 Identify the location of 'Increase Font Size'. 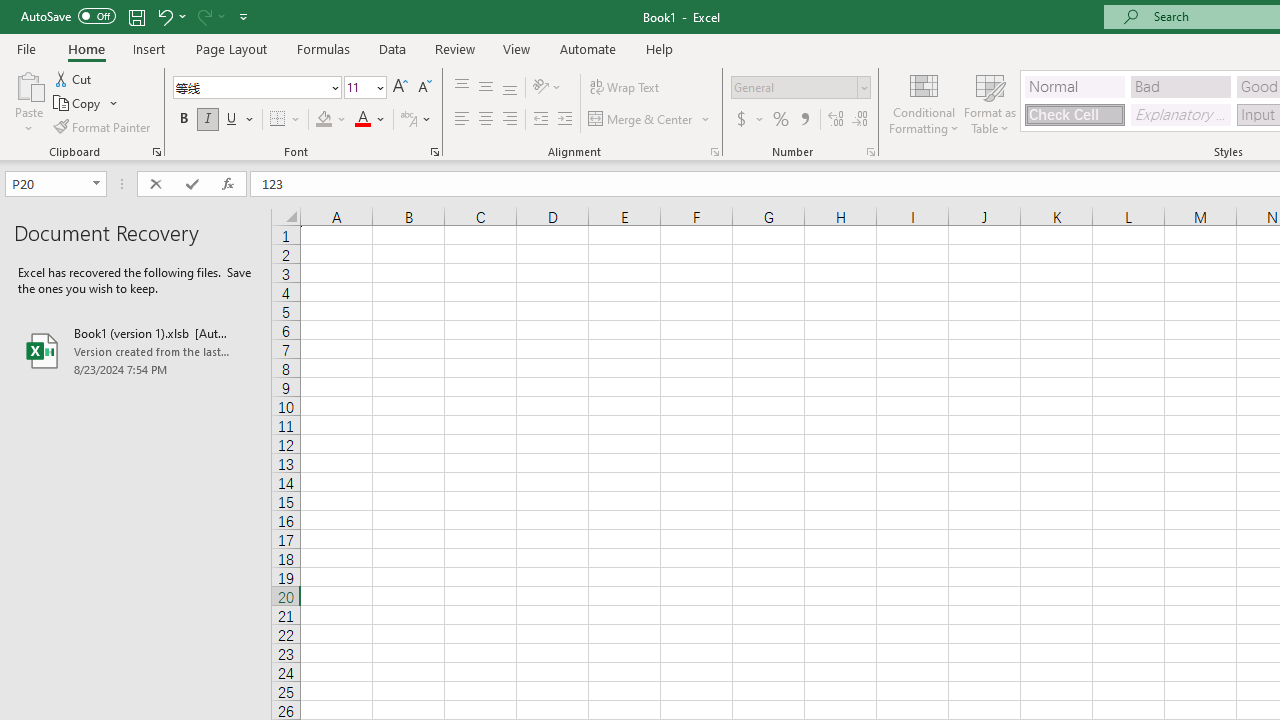
(400, 86).